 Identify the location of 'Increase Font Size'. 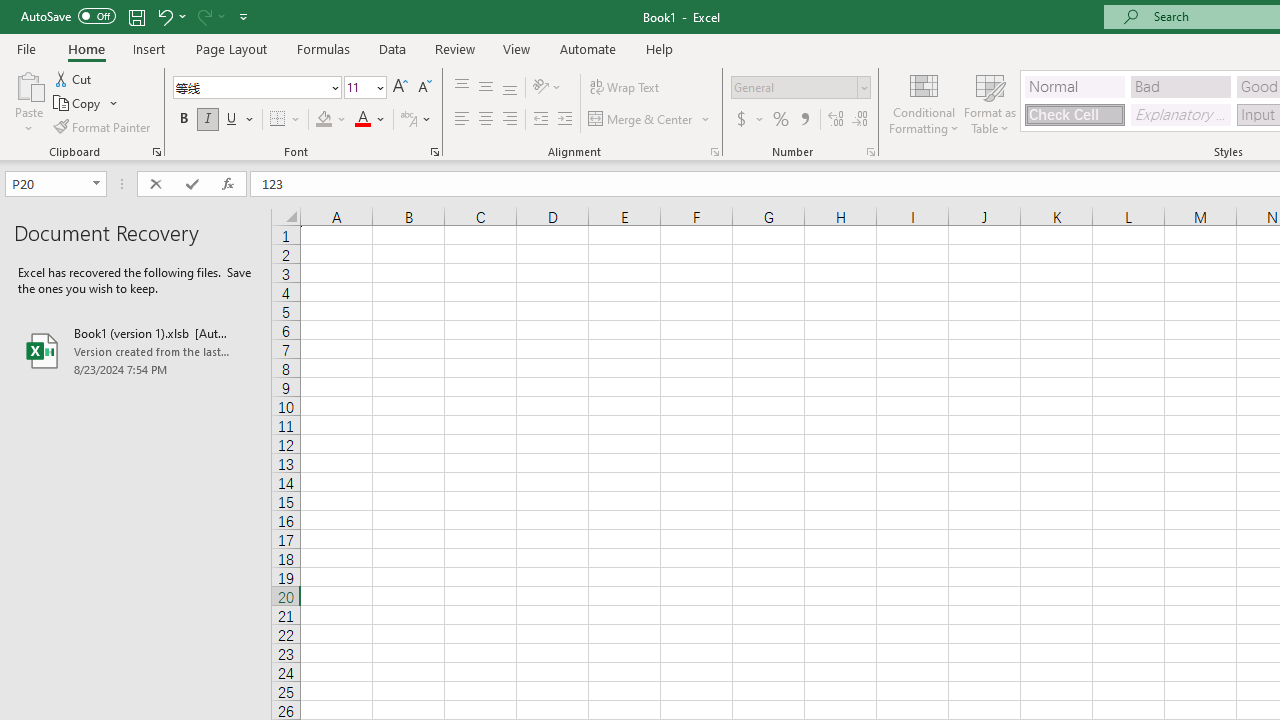
(400, 86).